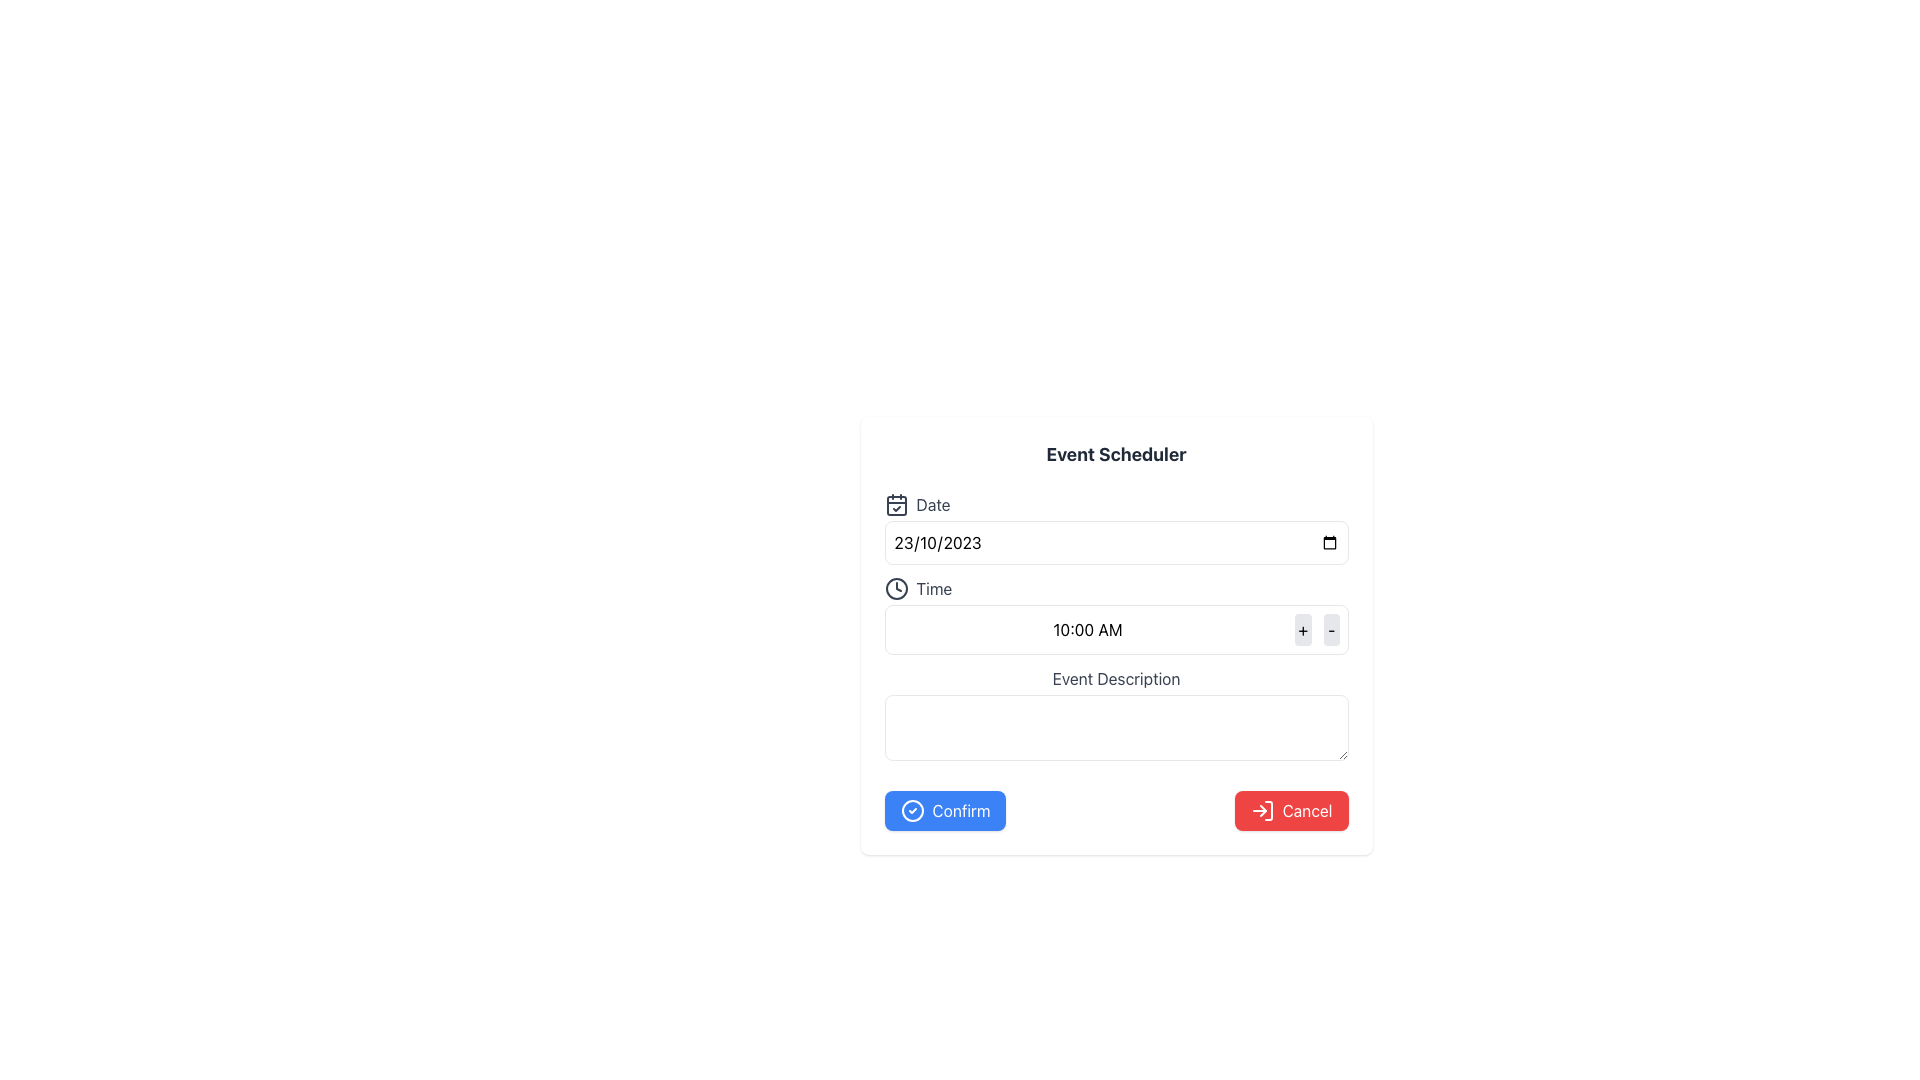  Describe the element at coordinates (911, 810) in the screenshot. I see `the 'Confirm' button by clicking on the circular checkmark icon located on its left side` at that location.